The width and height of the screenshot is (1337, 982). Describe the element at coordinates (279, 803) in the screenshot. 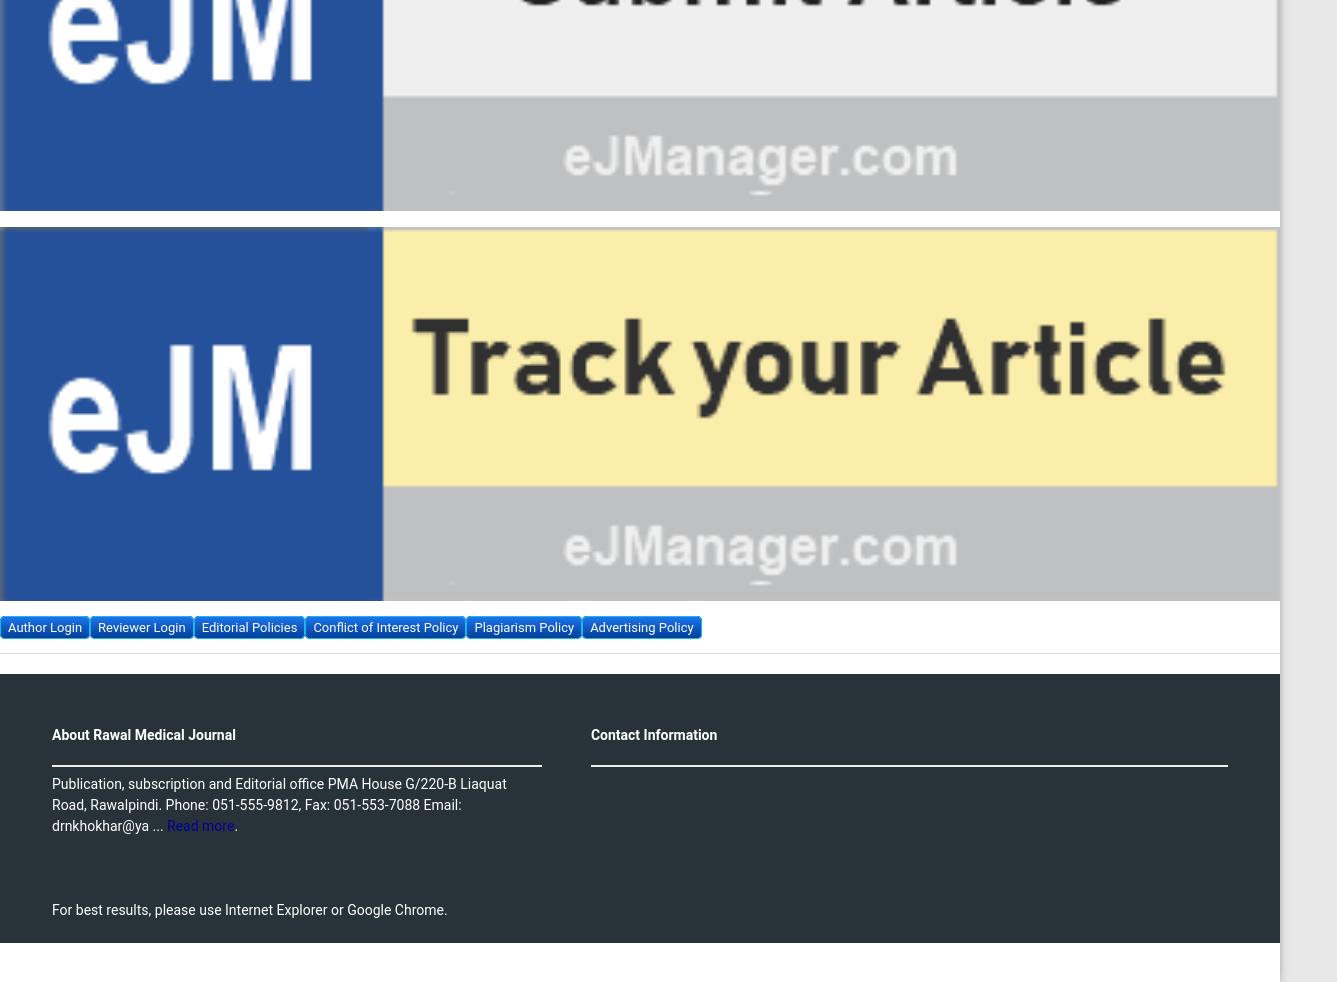

I see `'Publication, subscription and Editorial office 

PMA House G/220-B Liaquat Road, Rawalpindi. Phone: 051-555-9812, Fax: 051-553-7088 Email: drnkhokhar@ya ...'` at that location.